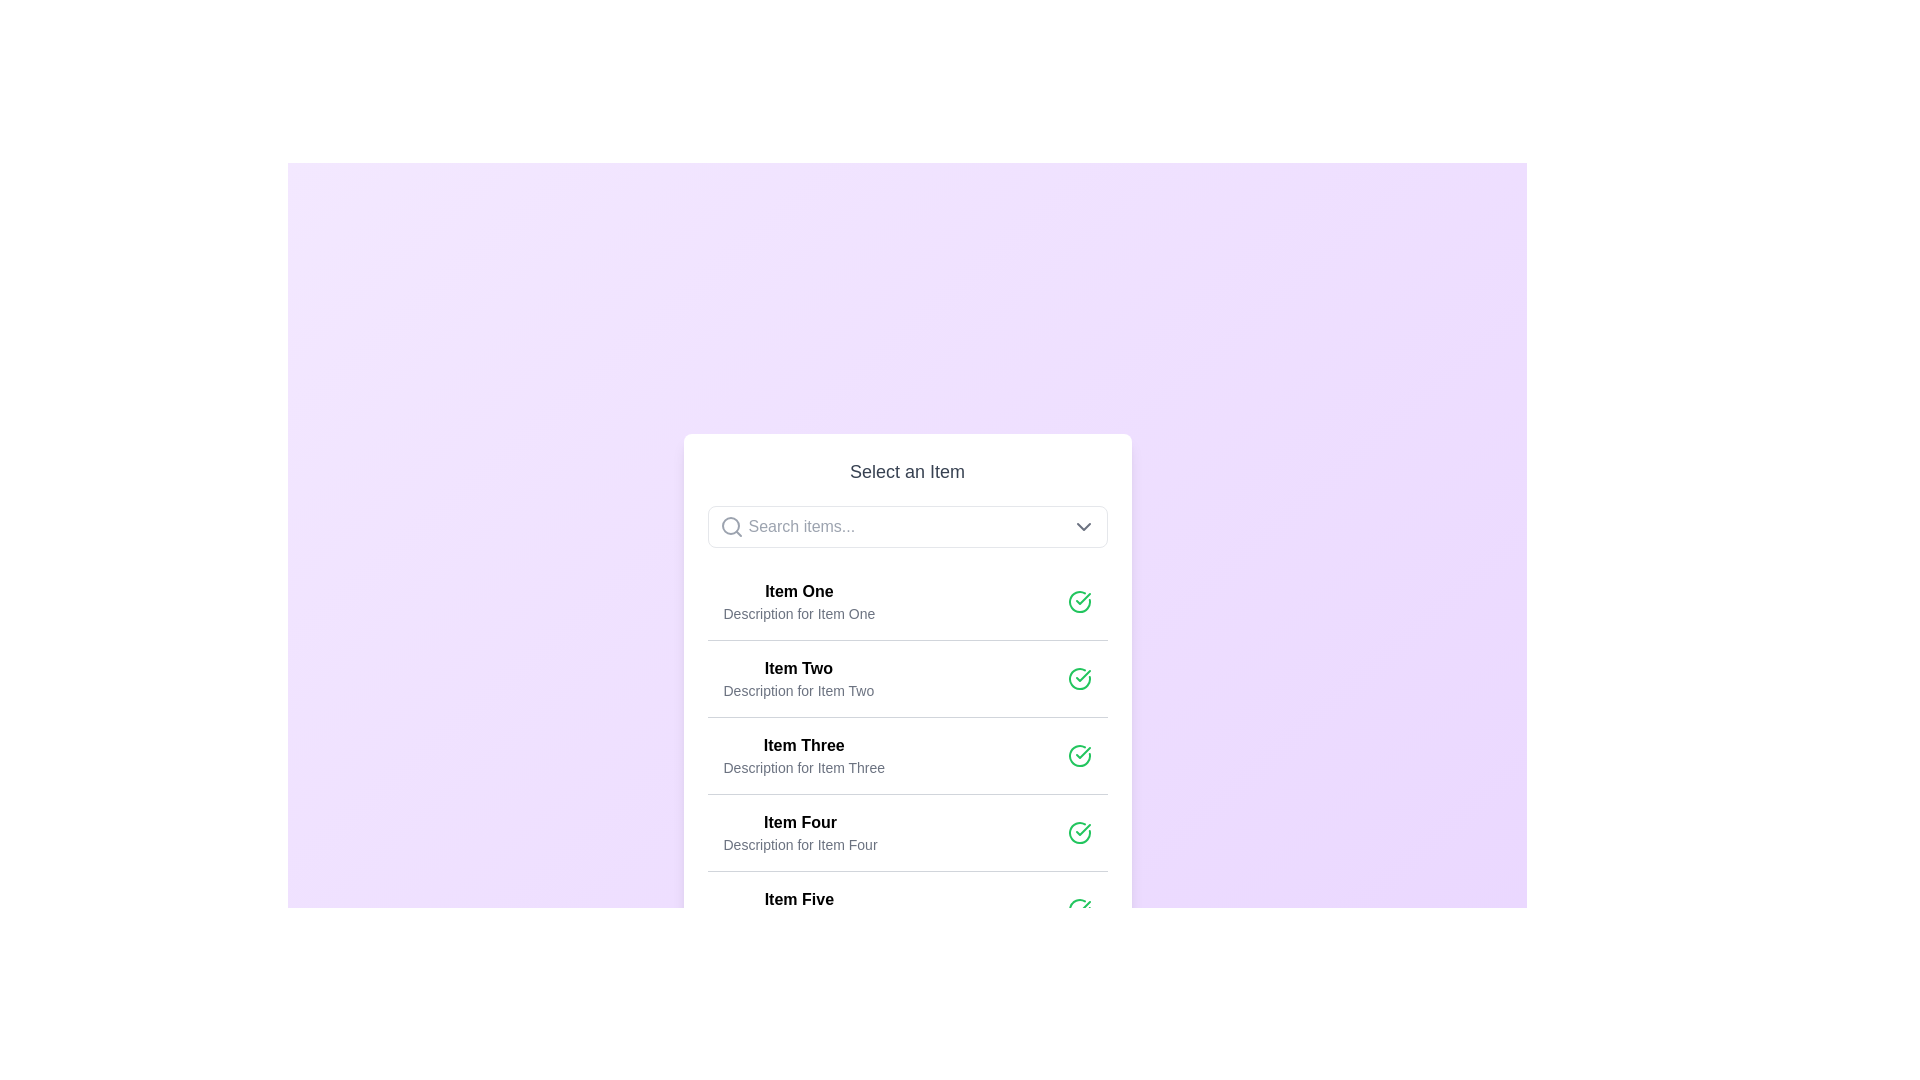  Describe the element at coordinates (1078, 756) in the screenshot. I see `the state of the circular icon with a green outline and a checkmark located in the right section of the list row containing 'Item Three' and its description` at that location.